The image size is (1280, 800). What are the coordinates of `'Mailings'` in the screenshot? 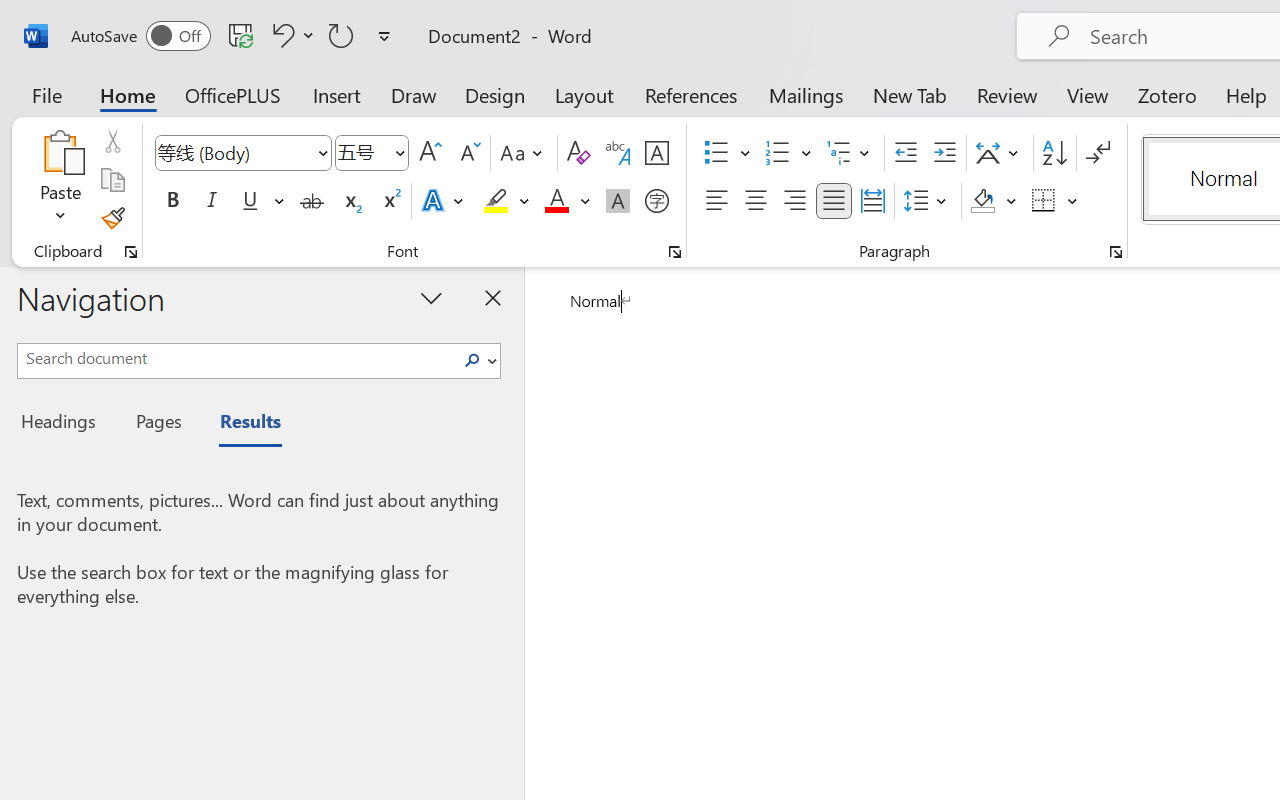 It's located at (806, 94).